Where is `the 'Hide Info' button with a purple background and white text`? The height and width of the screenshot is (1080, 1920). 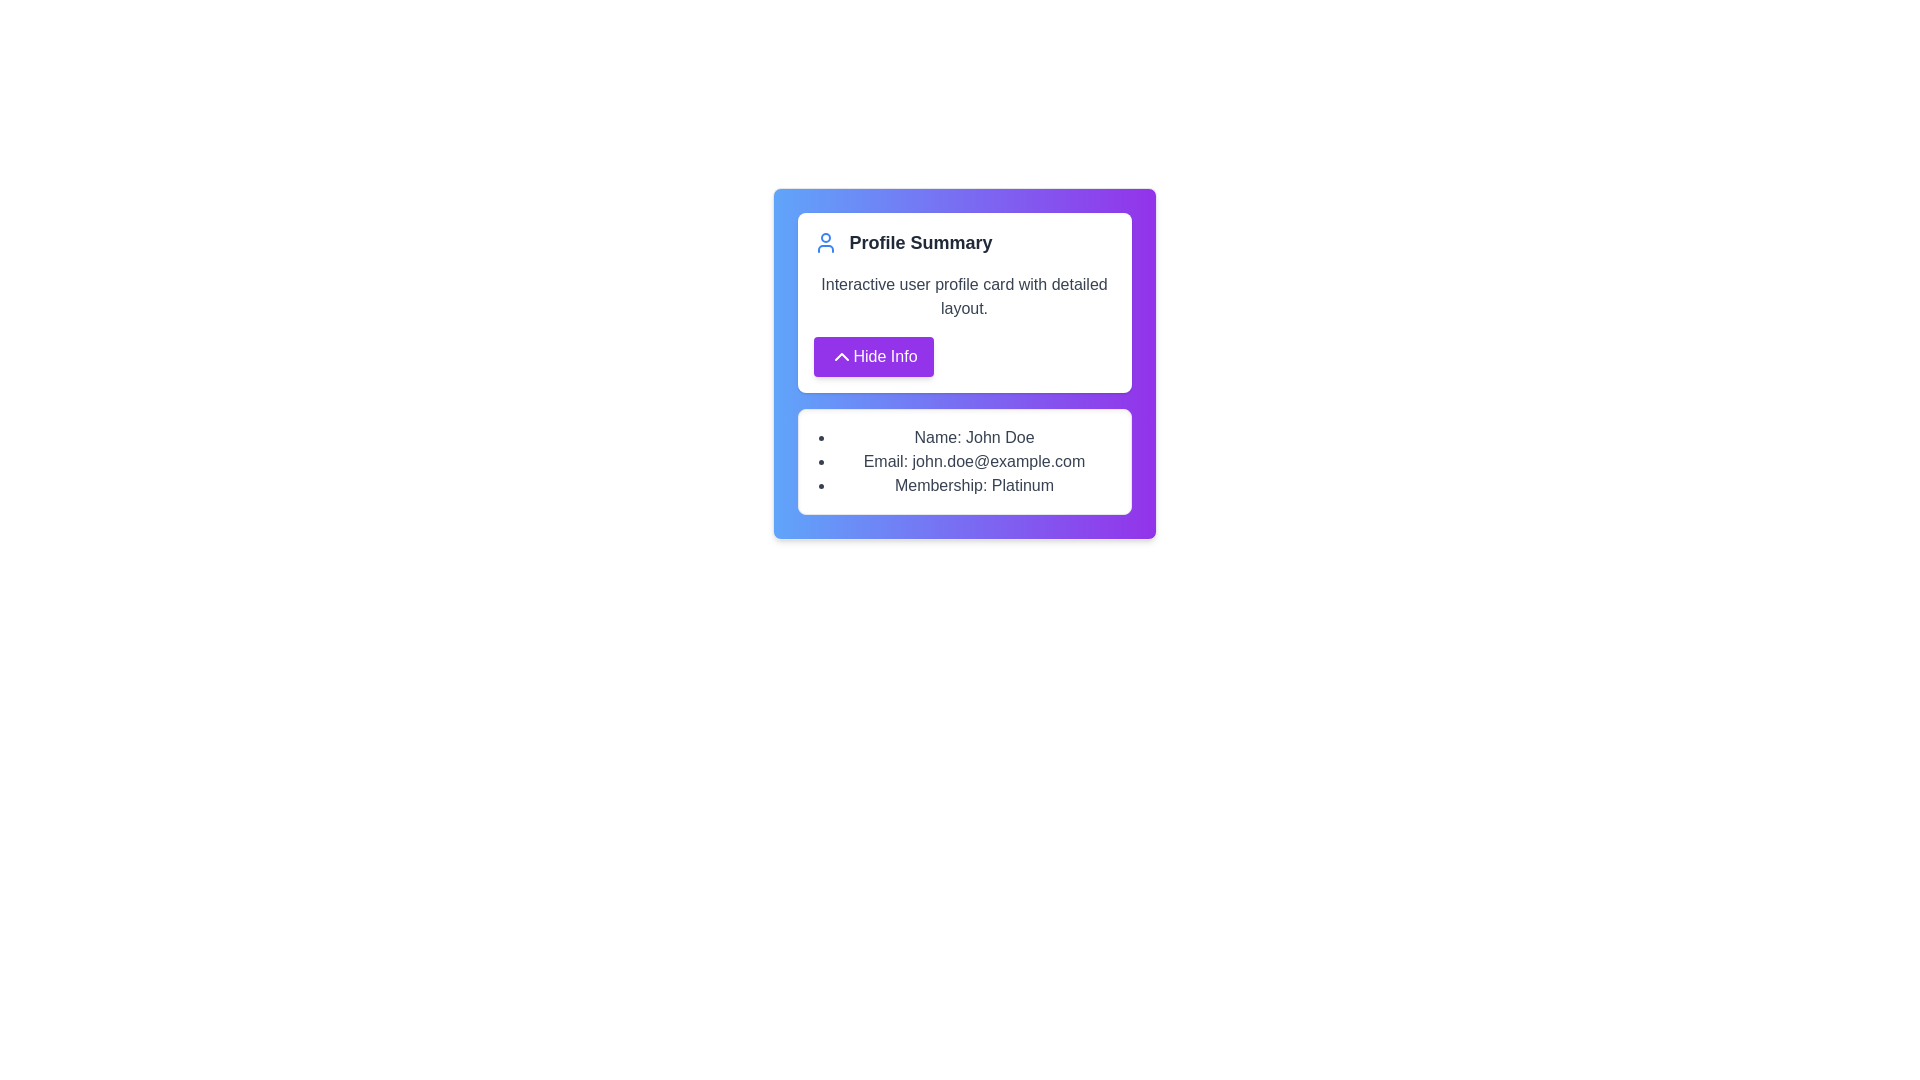
the 'Hide Info' button with a purple background and white text is located at coordinates (873, 356).